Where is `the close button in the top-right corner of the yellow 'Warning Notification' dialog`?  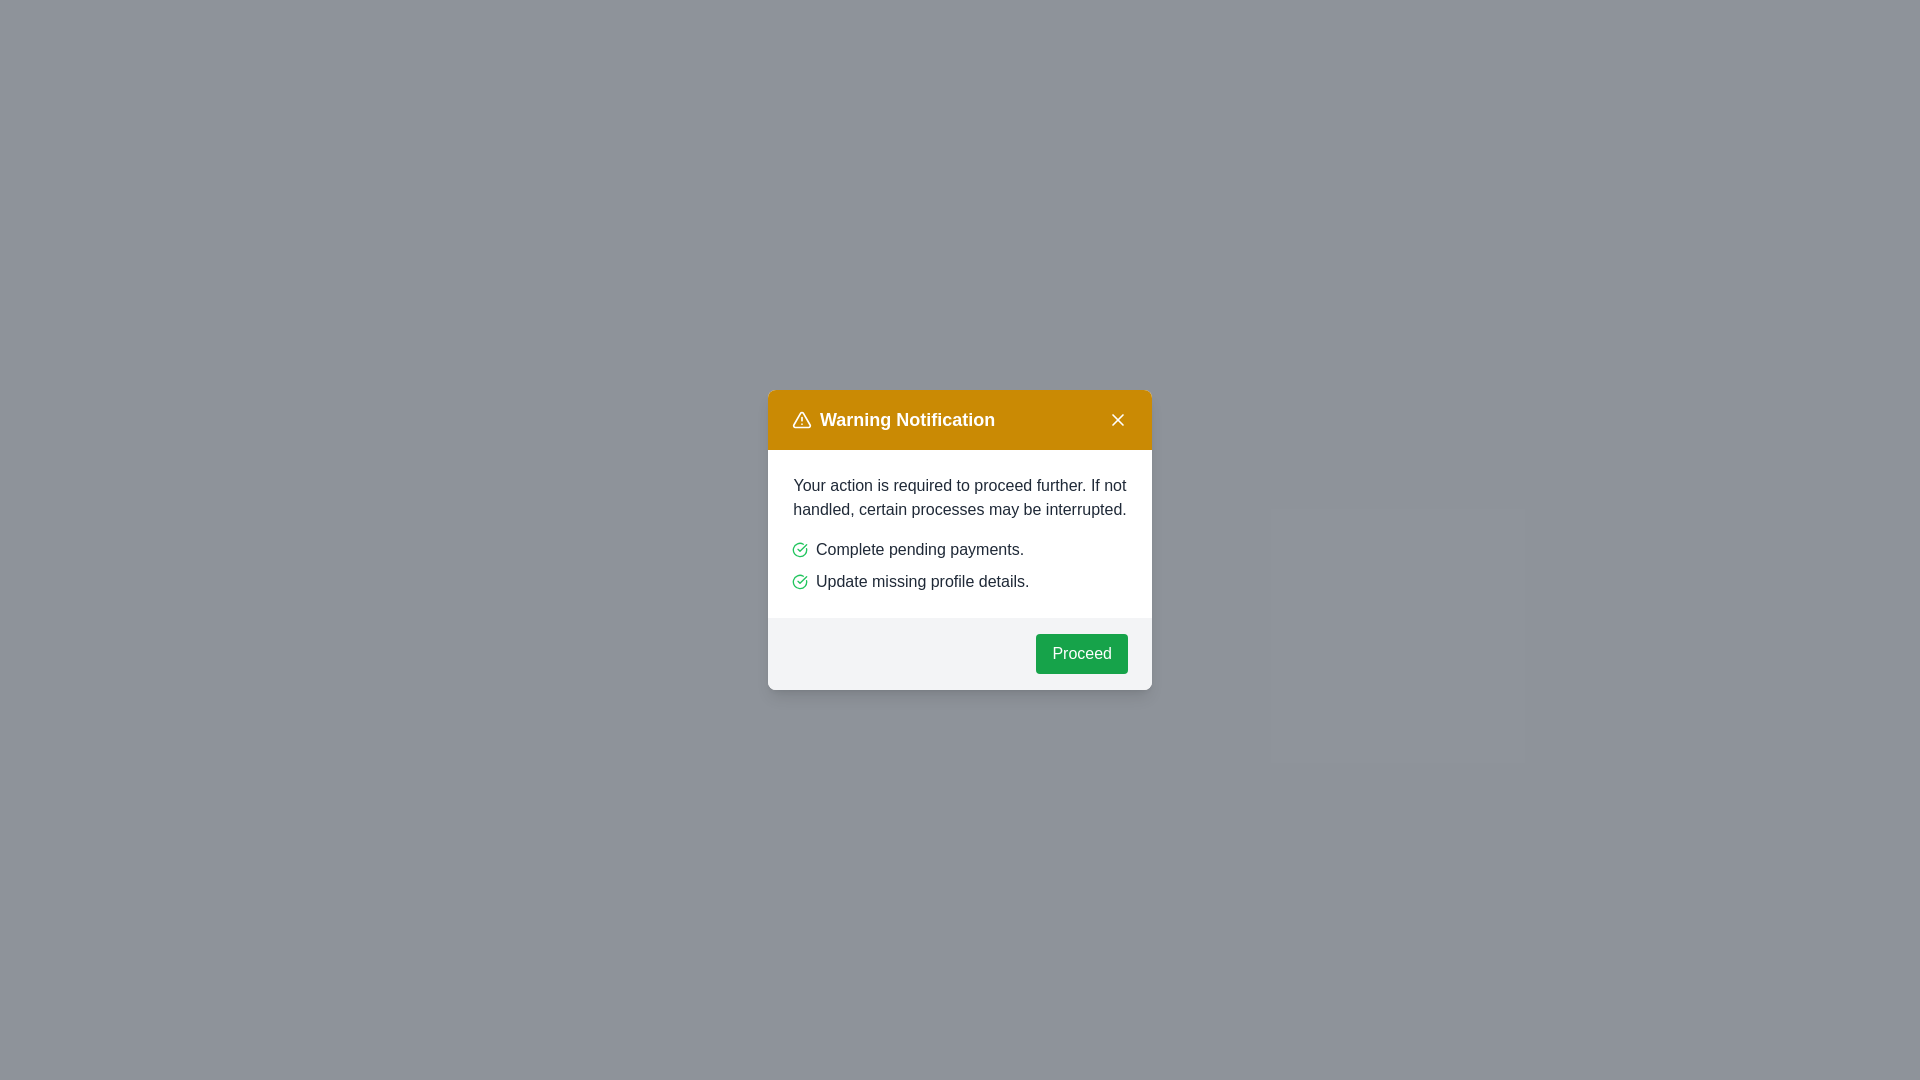
the close button in the top-right corner of the yellow 'Warning Notification' dialog is located at coordinates (1117, 419).